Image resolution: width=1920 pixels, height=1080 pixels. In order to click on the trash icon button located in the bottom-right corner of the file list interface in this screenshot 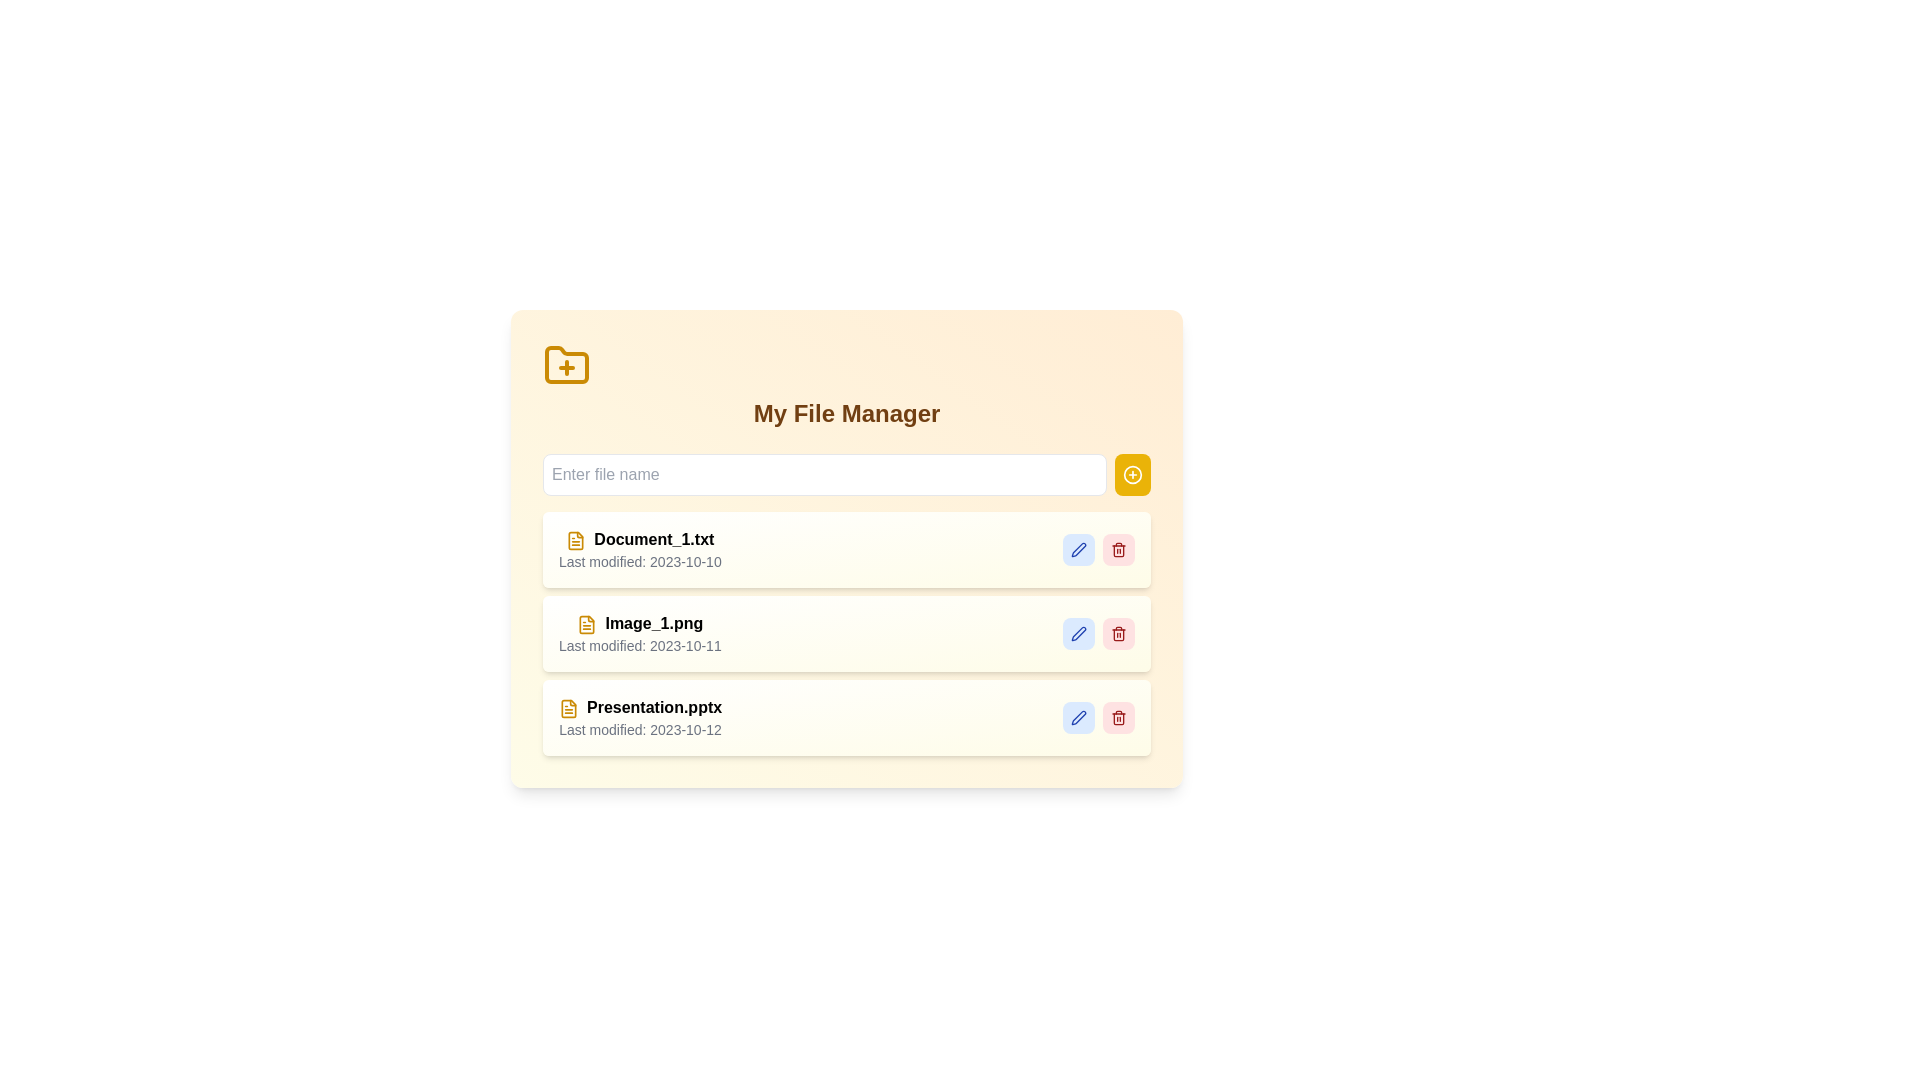, I will do `click(1117, 716)`.